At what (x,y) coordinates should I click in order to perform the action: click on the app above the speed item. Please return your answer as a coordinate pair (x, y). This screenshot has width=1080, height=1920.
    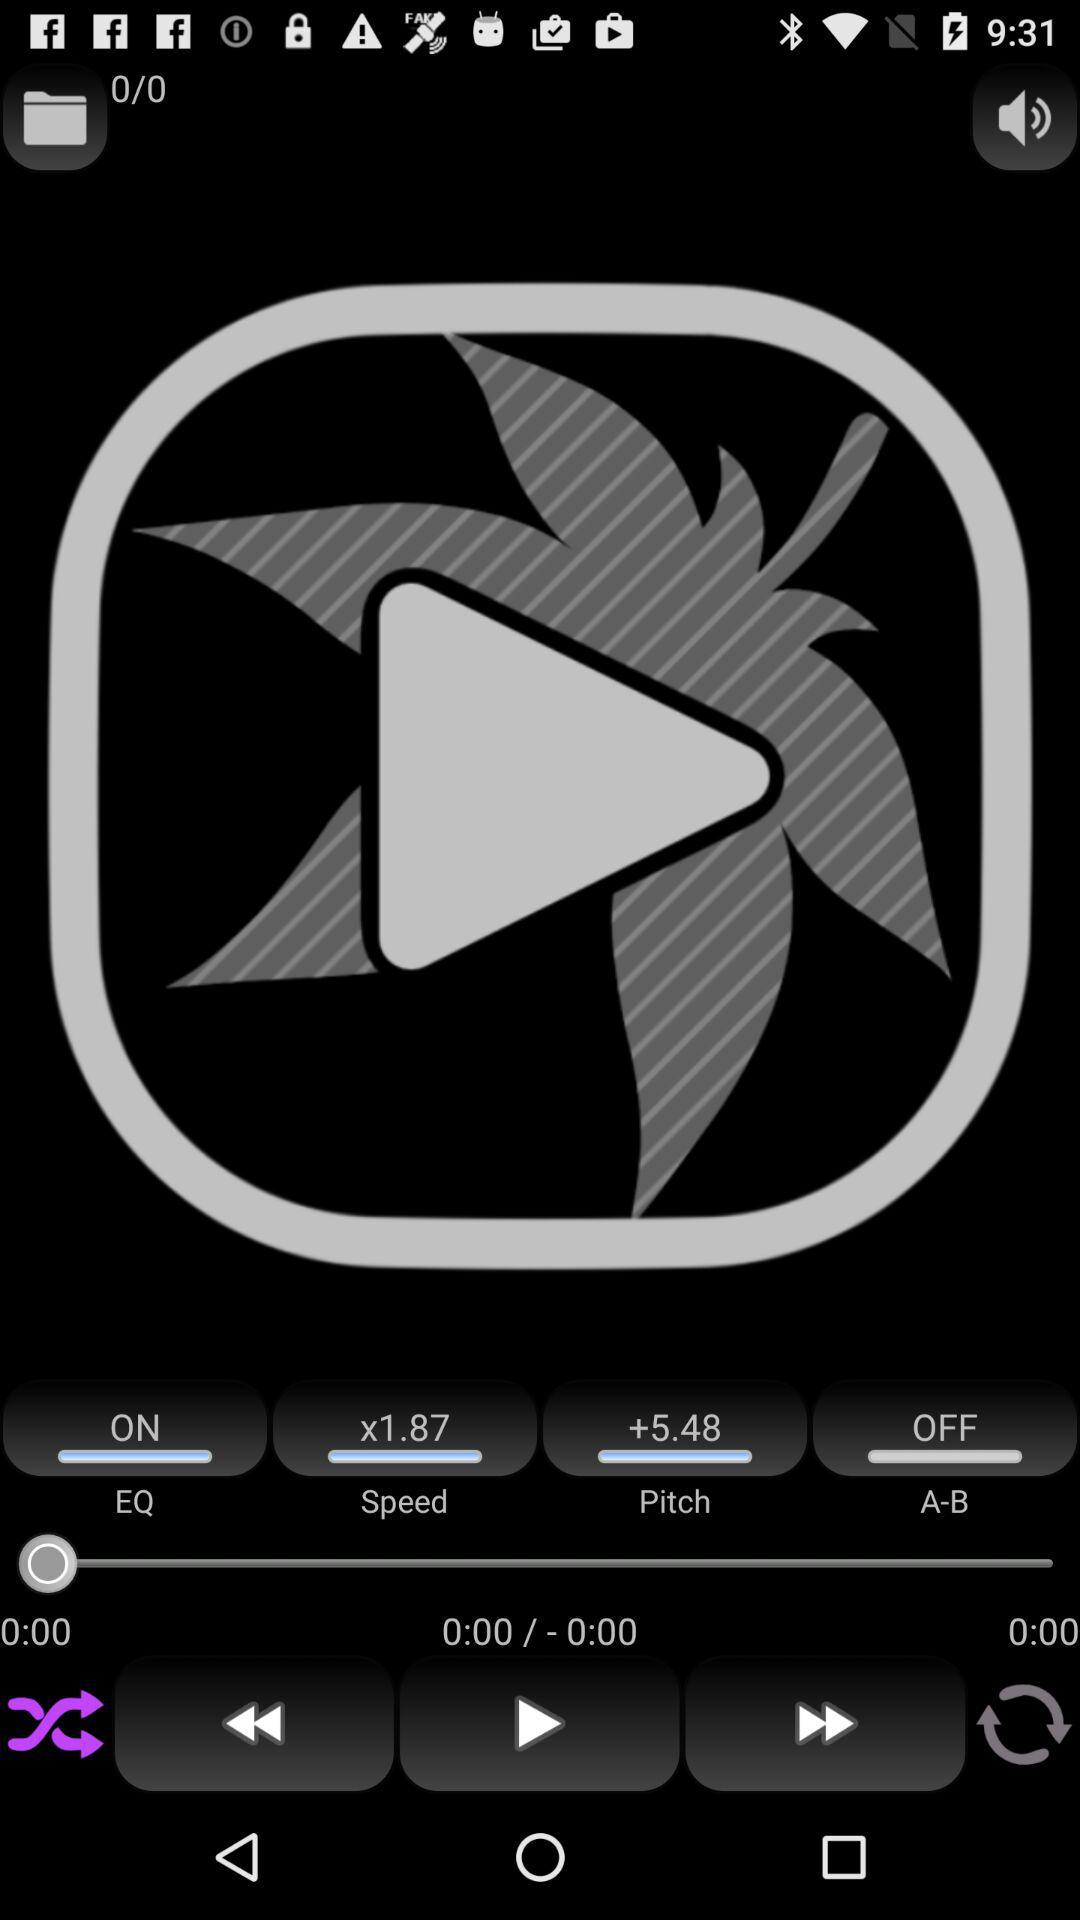
    Looking at the image, I should click on (405, 1428).